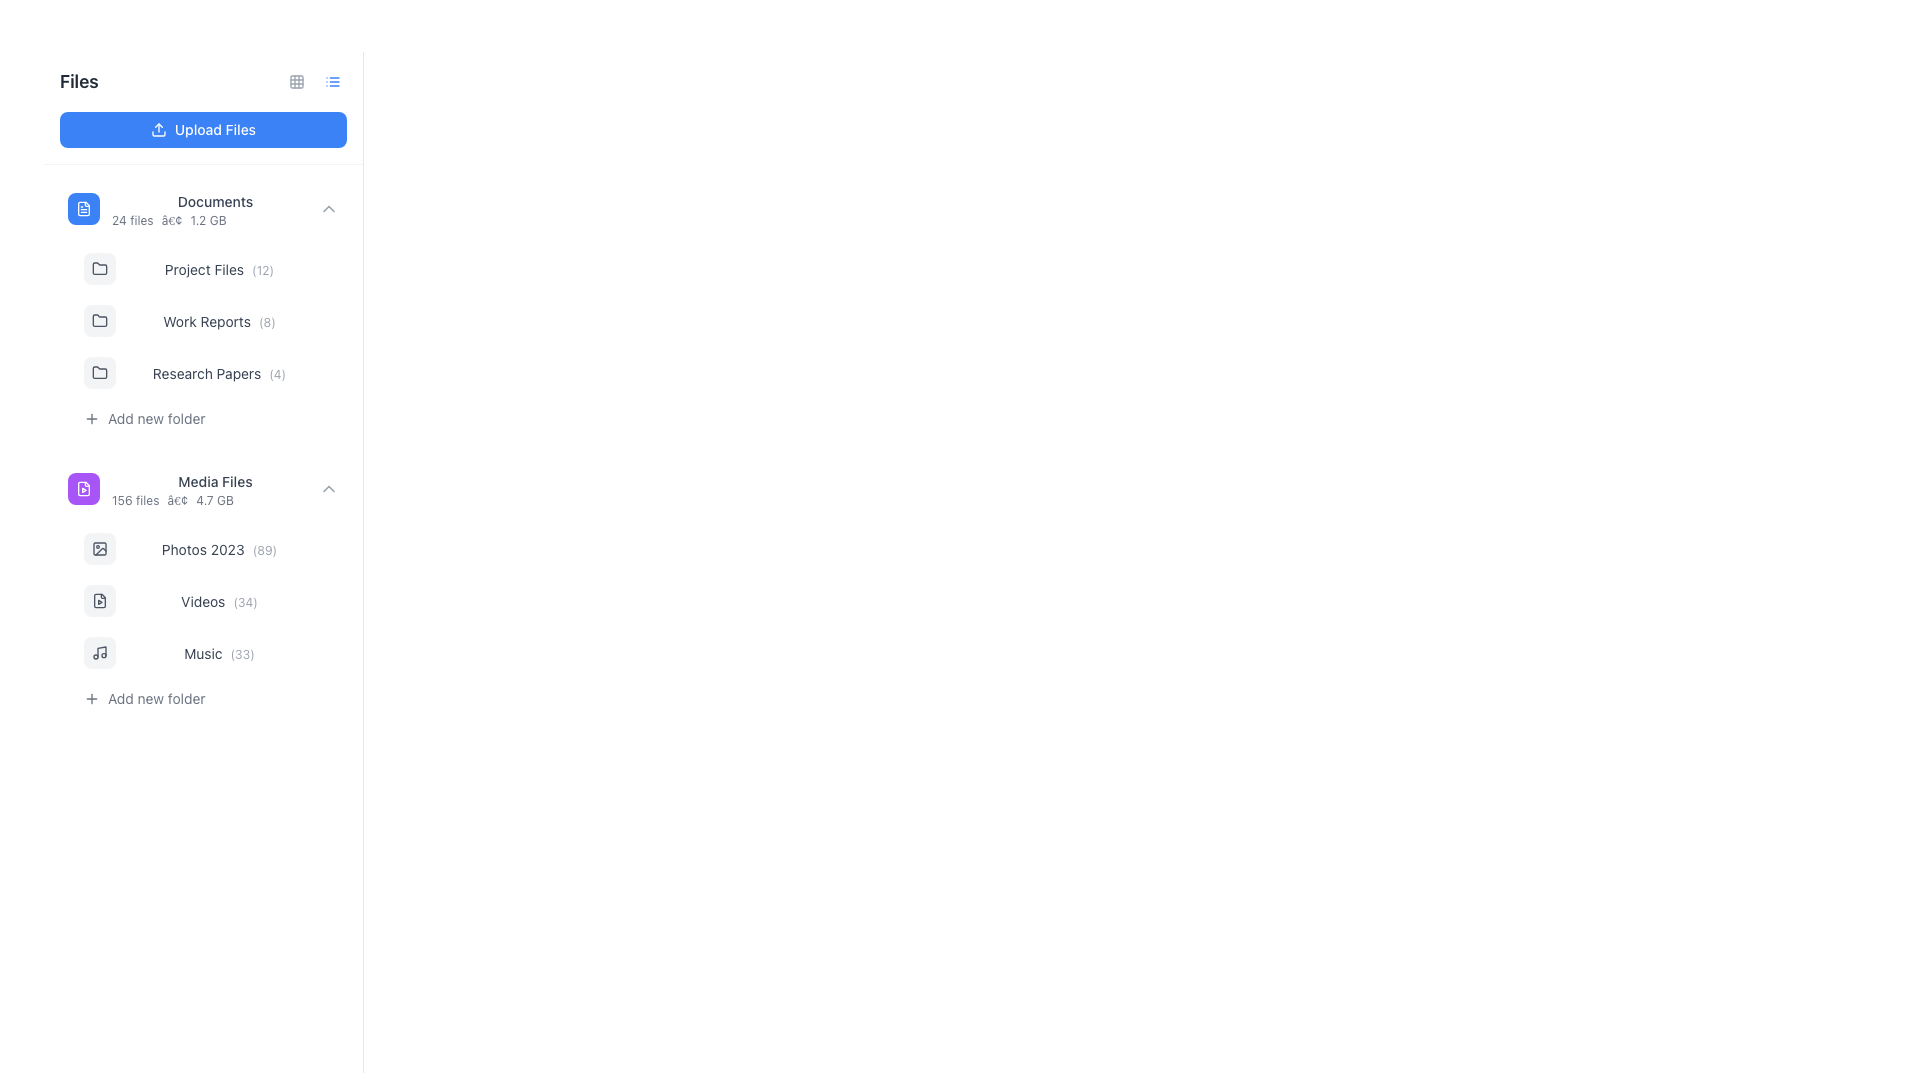 Image resolution: width=1920 pixels, height=1080 pixels. I want to click on the Navigation link located in the second slot under the 'Documents' header in the left-hand vertical navigation menu, so click(219, 268).